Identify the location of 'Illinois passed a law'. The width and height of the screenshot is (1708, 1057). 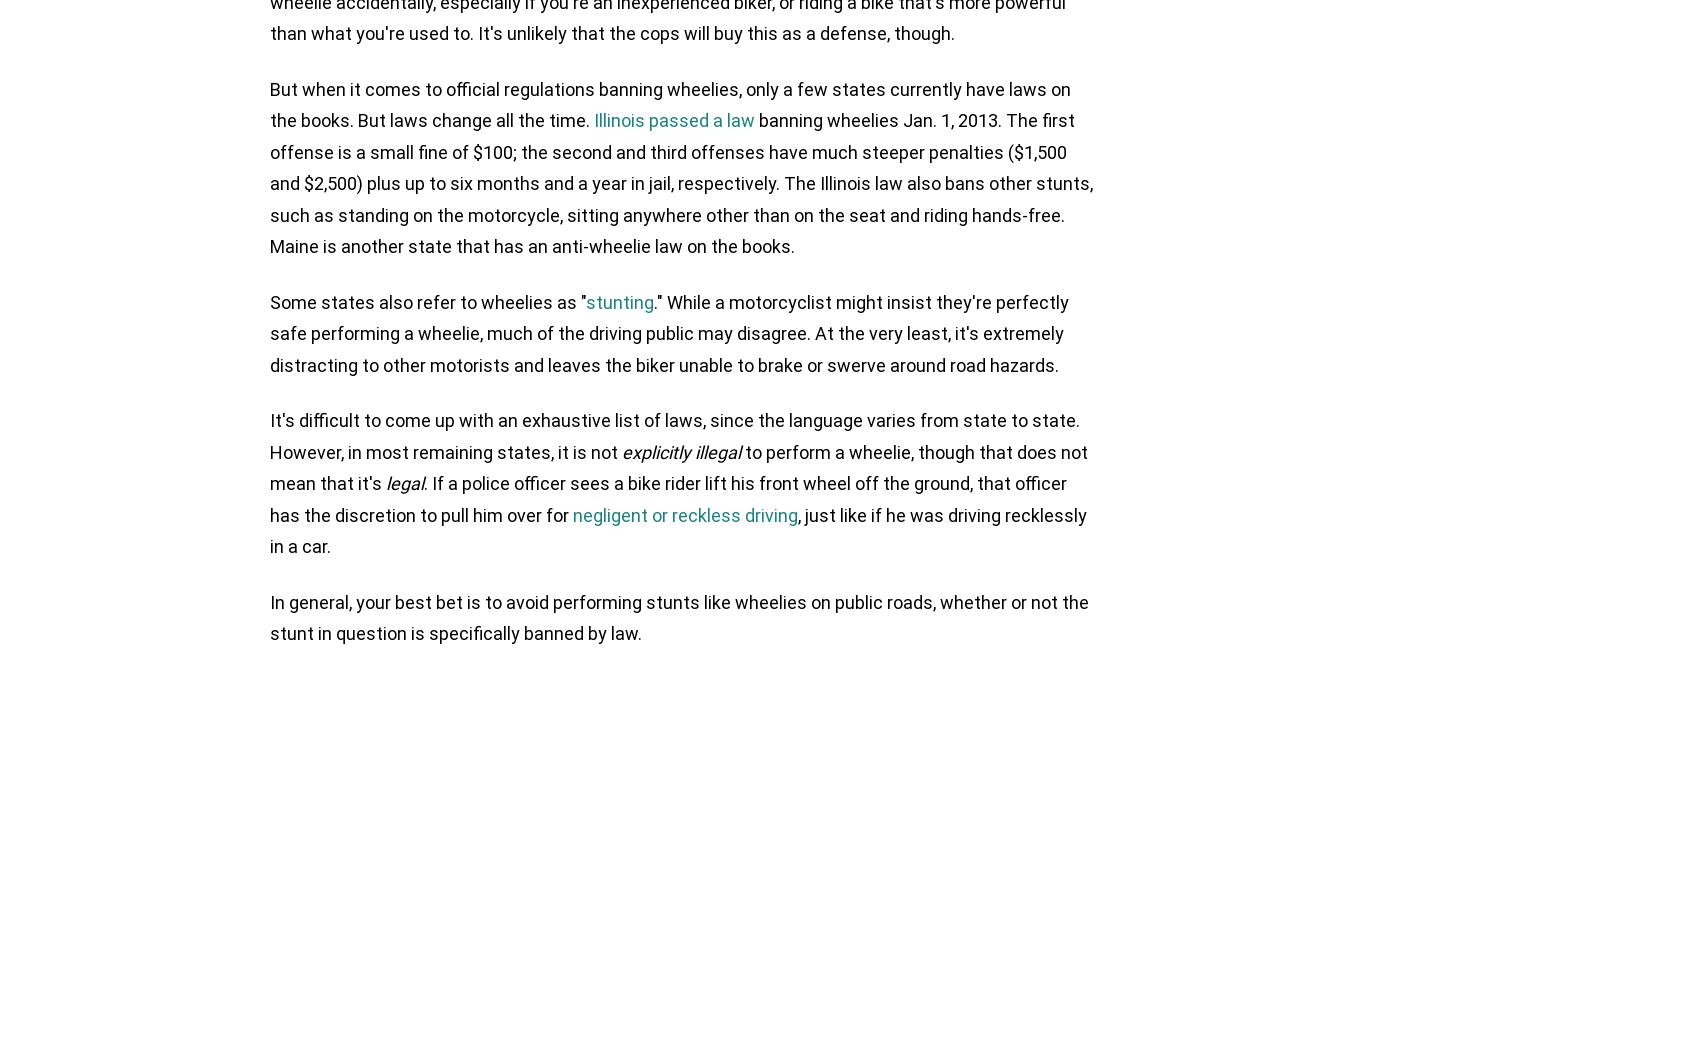
(594, 119).